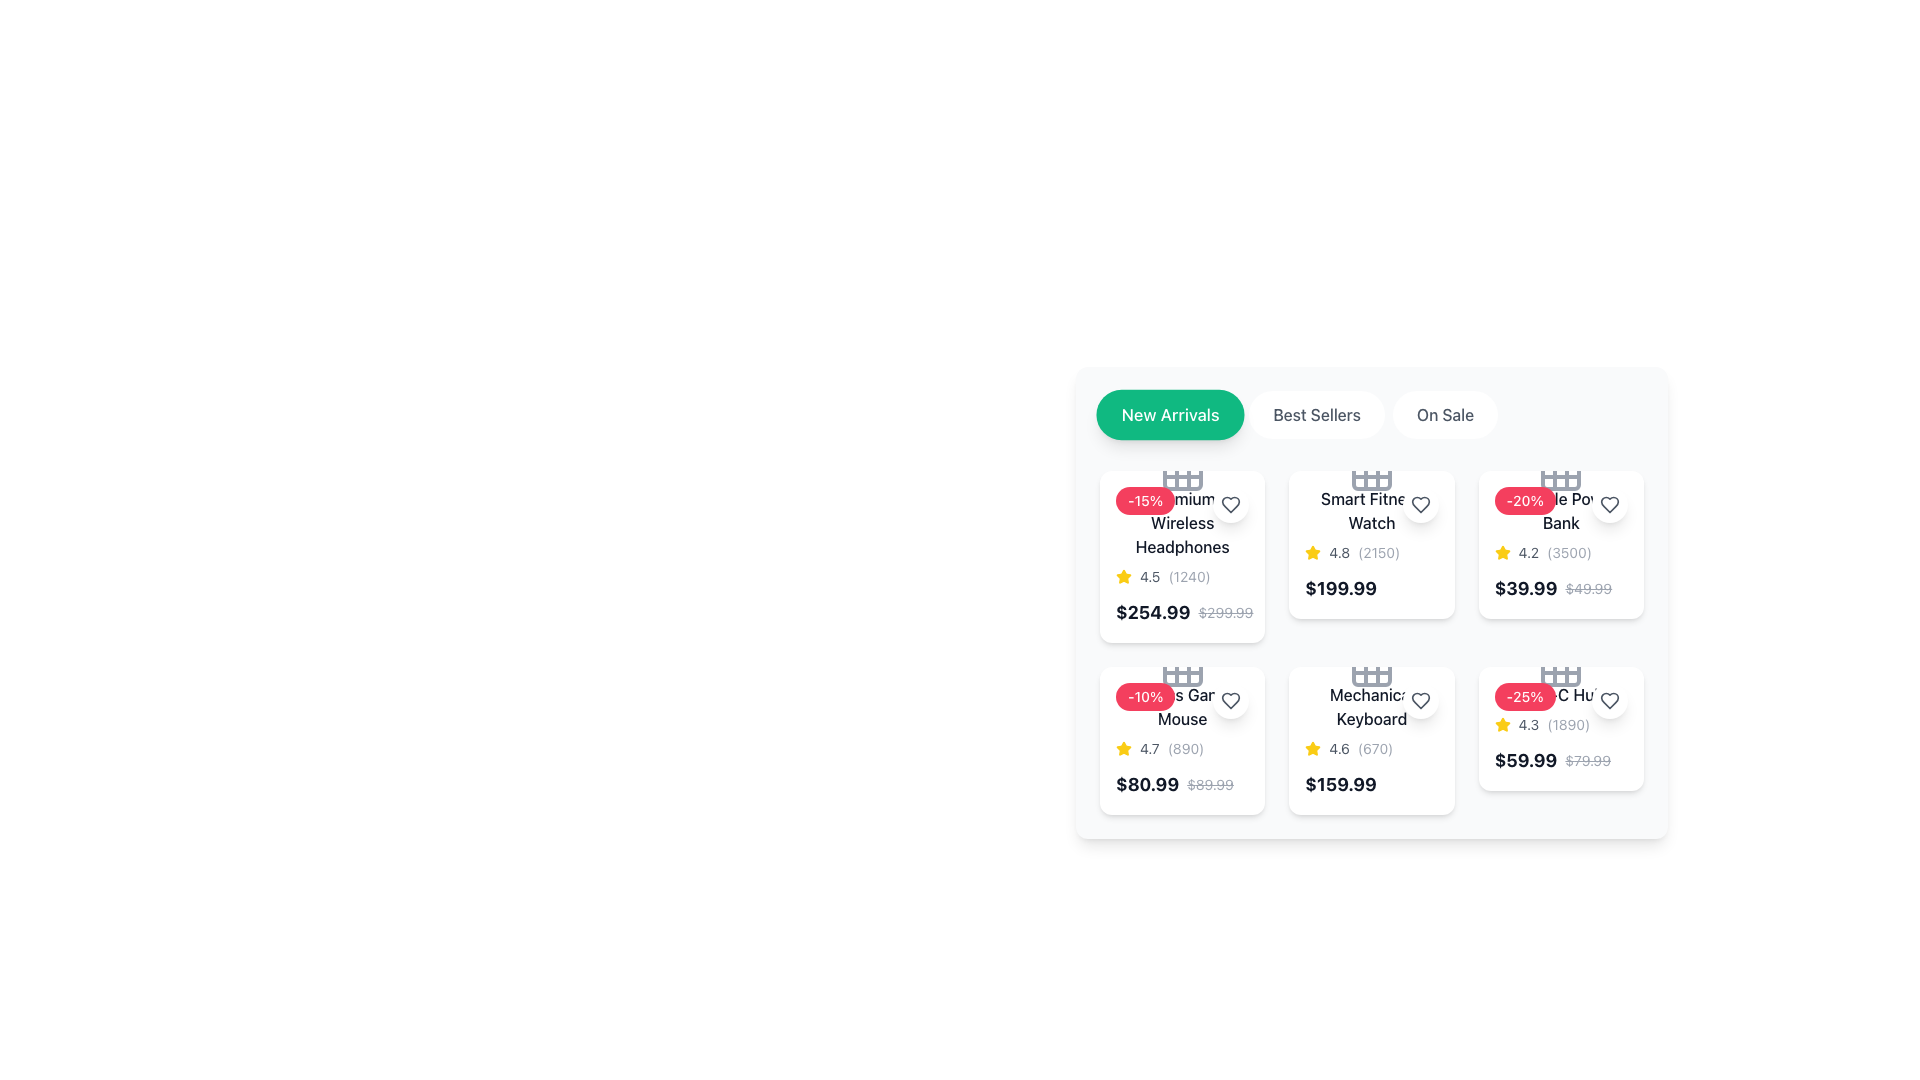 The height and width of the screenshot is (1080, 1920). What do you see at coordinates (1525, 588) in the screenshot?
I see `text displaying the price '$39.99' in bold, large-sized font located in the third card of the first row` at bounding box center [1525, 588].